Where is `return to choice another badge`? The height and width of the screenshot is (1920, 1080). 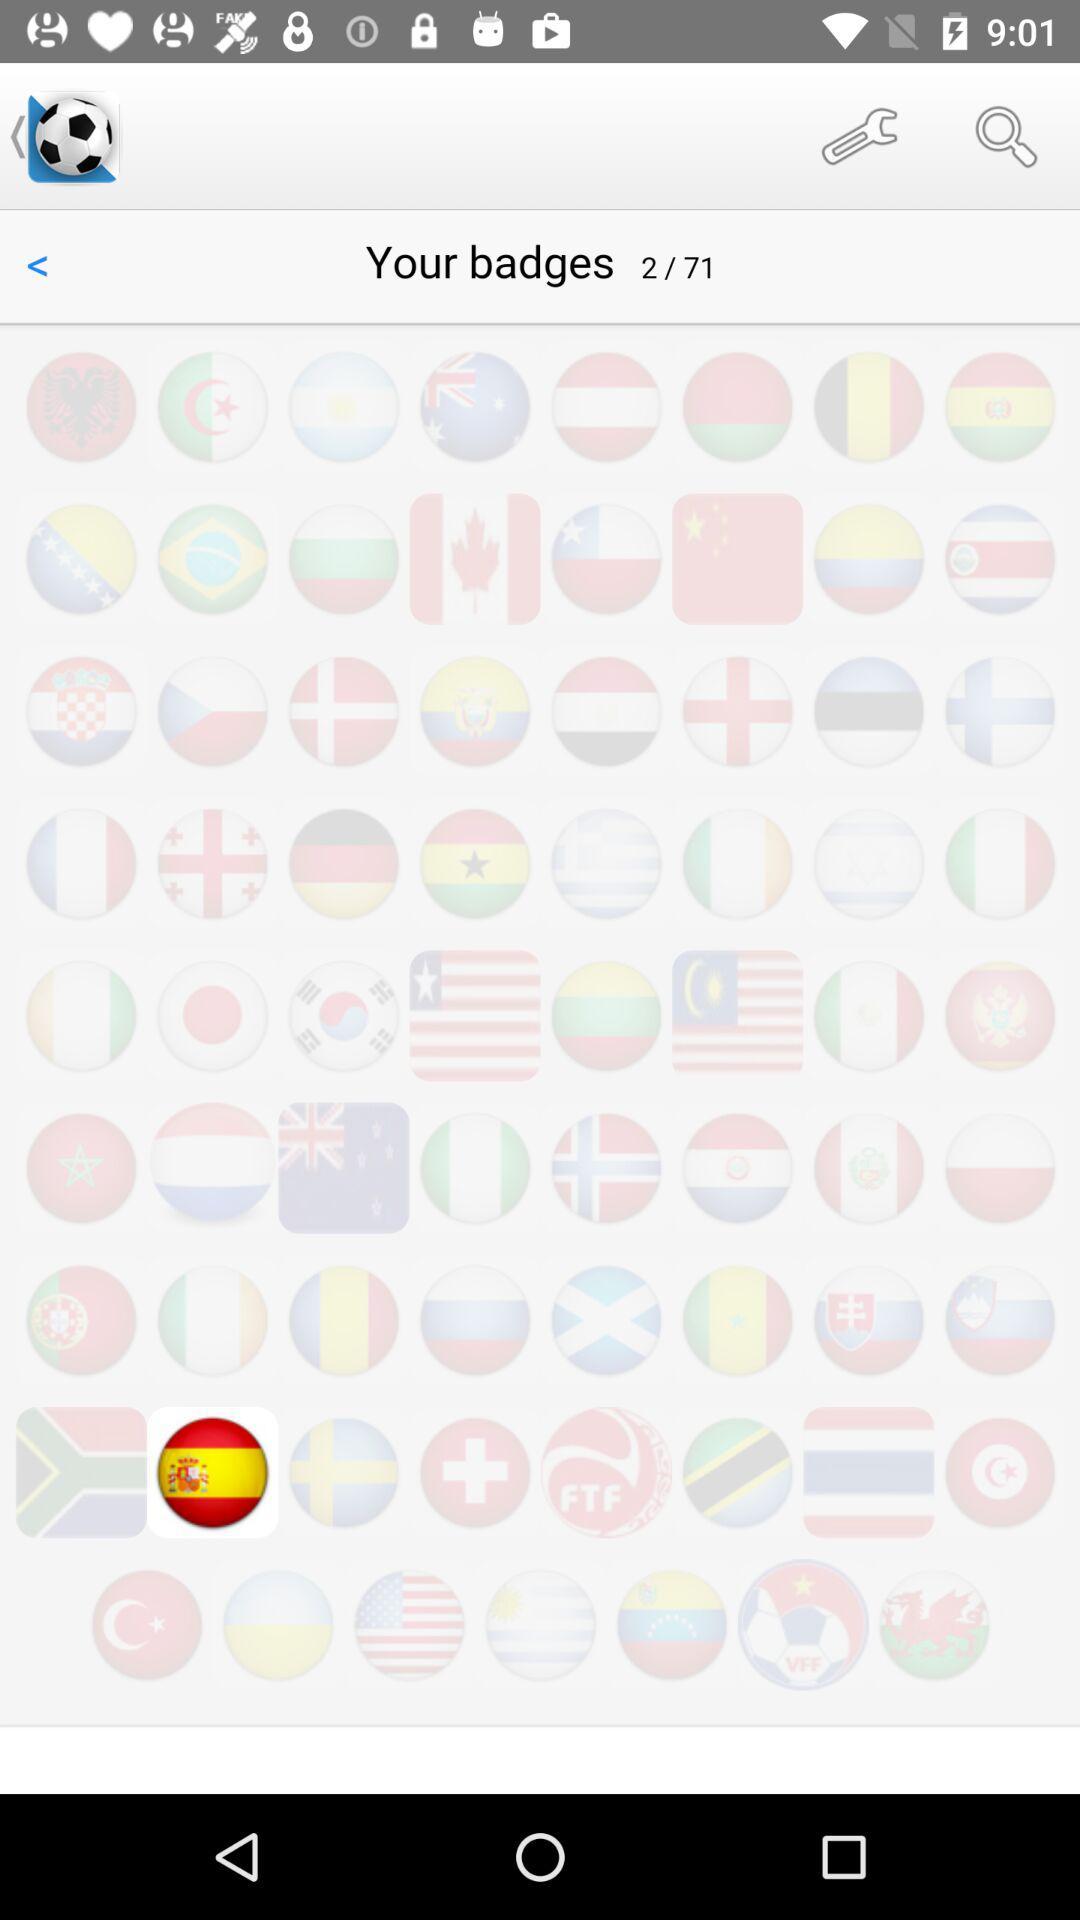 return to choice another badge is located at coordinates (540, 1002).